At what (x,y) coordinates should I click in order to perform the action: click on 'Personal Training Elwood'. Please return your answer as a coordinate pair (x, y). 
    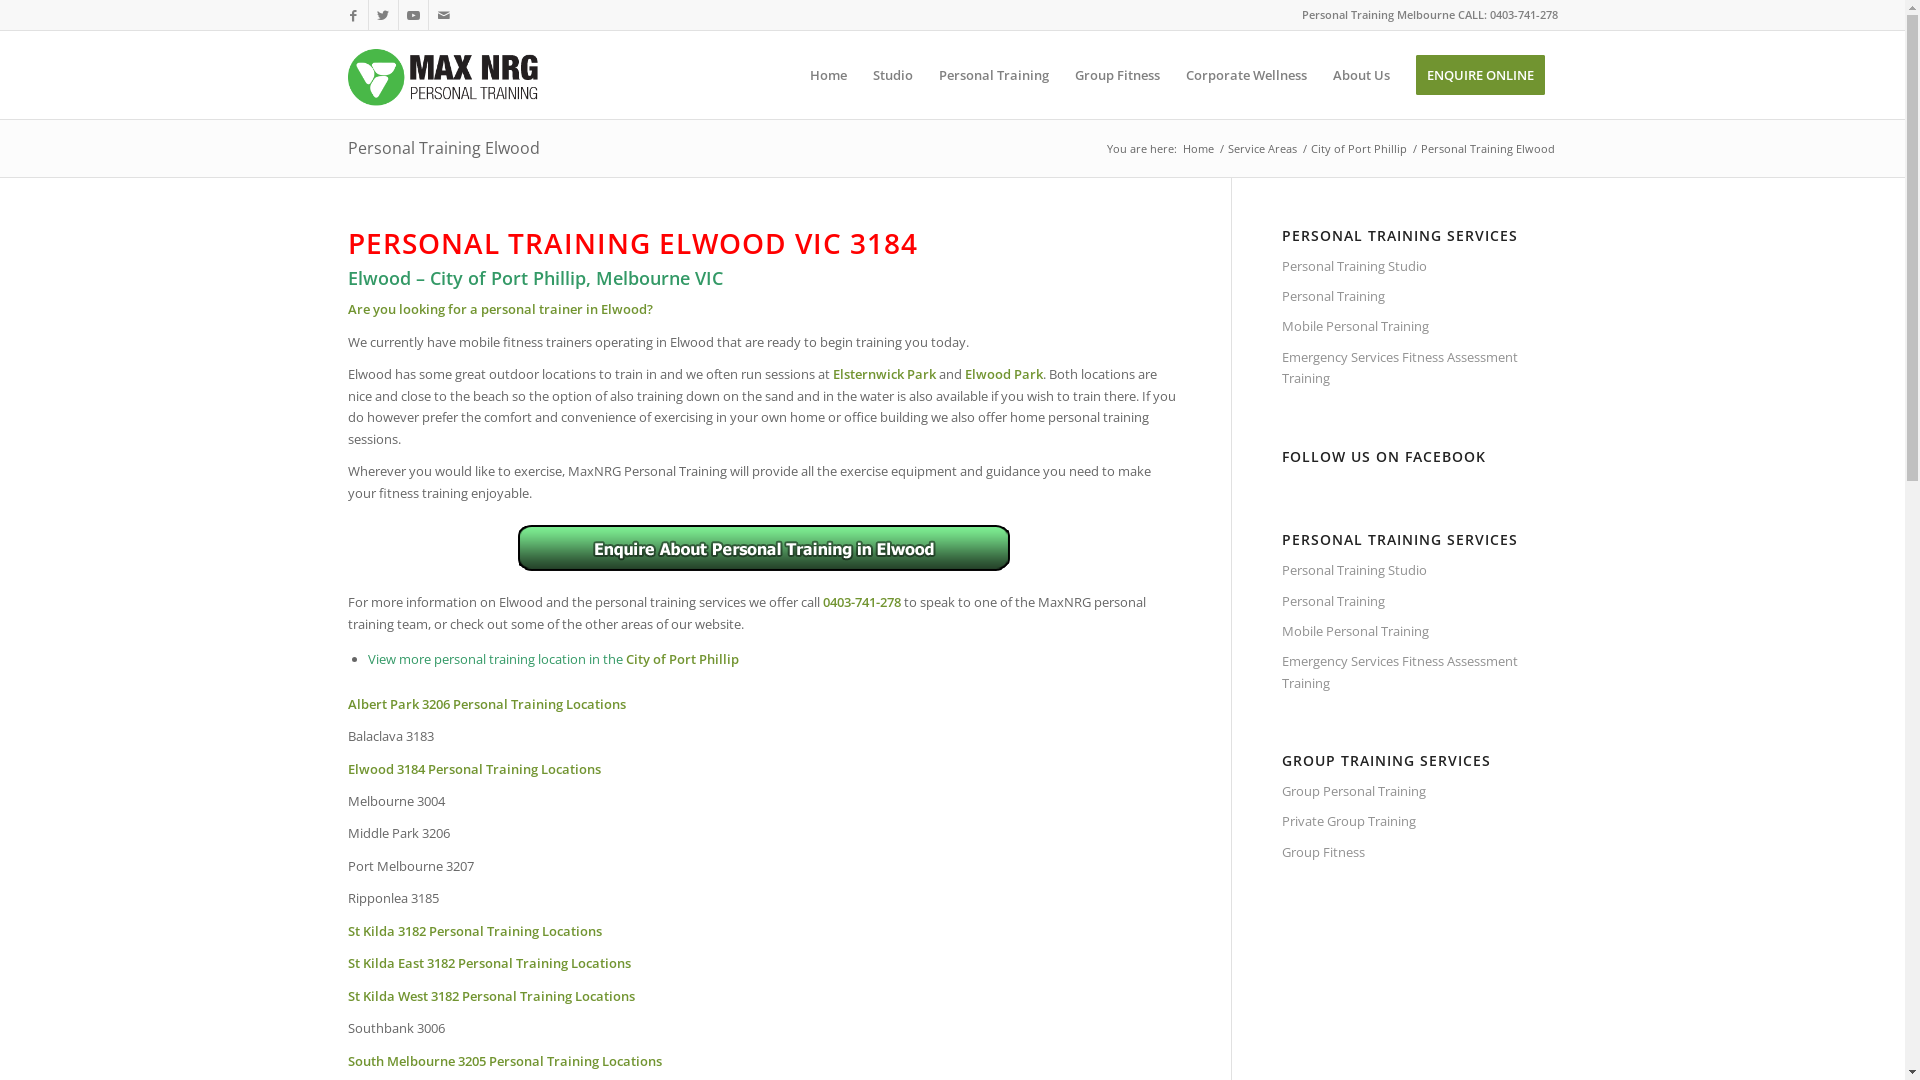
    Looking at the image, I should click on (443, 146).